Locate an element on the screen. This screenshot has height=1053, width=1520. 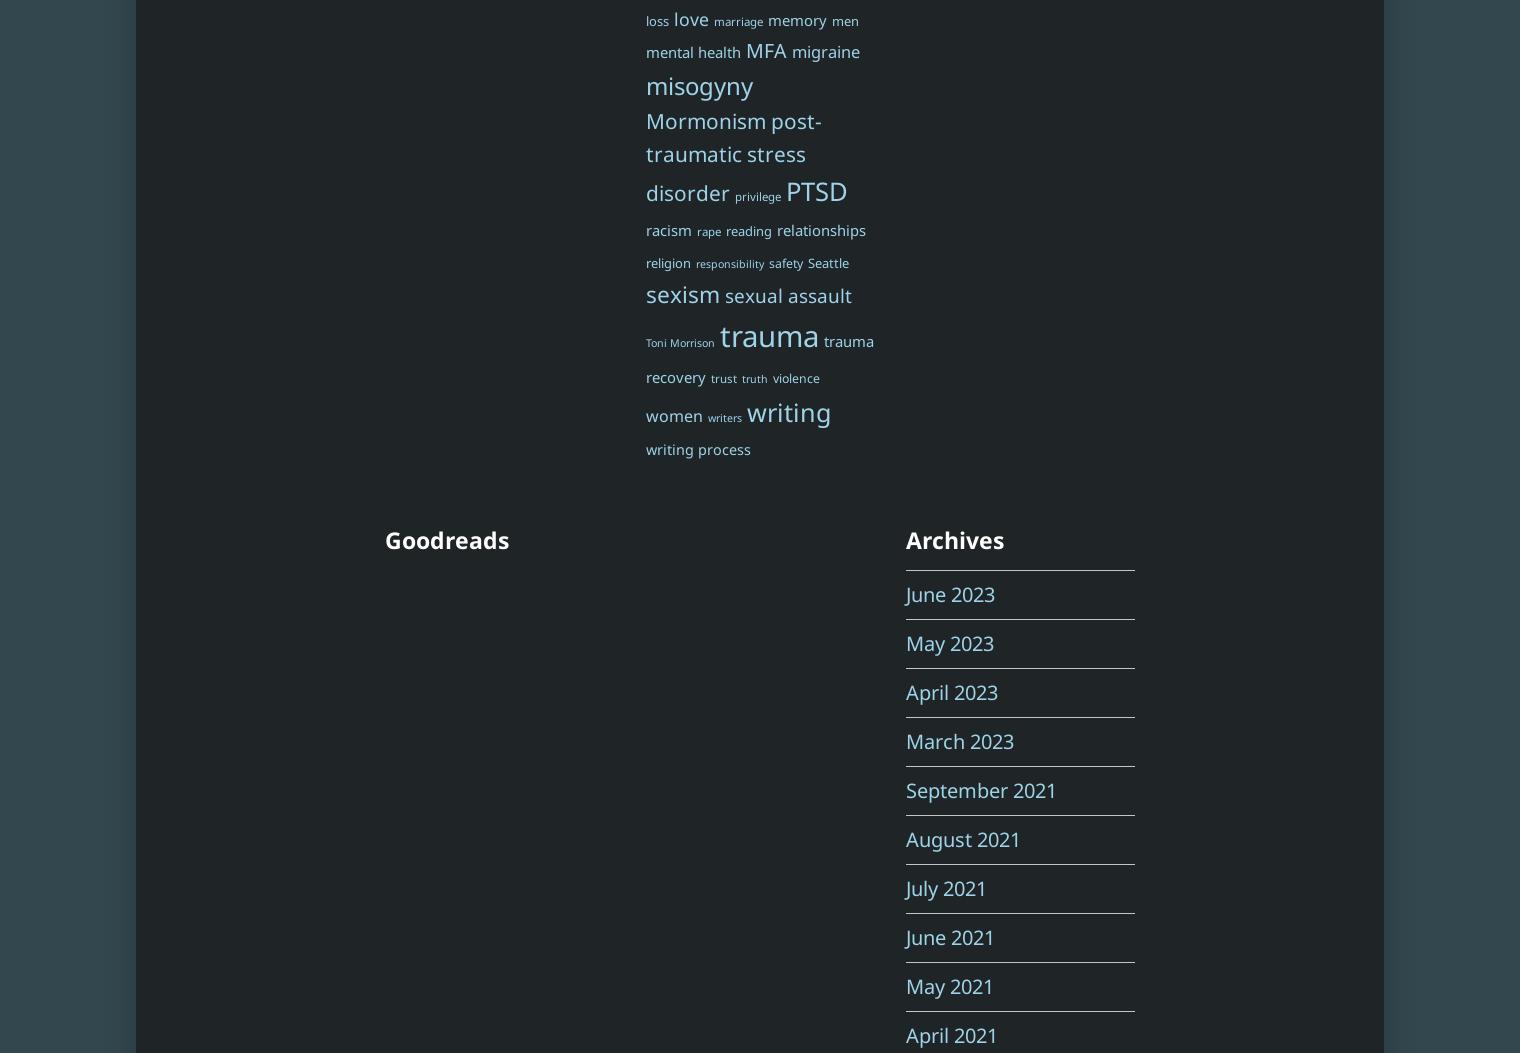
'July 2021' is located at coordinates (906, 888).